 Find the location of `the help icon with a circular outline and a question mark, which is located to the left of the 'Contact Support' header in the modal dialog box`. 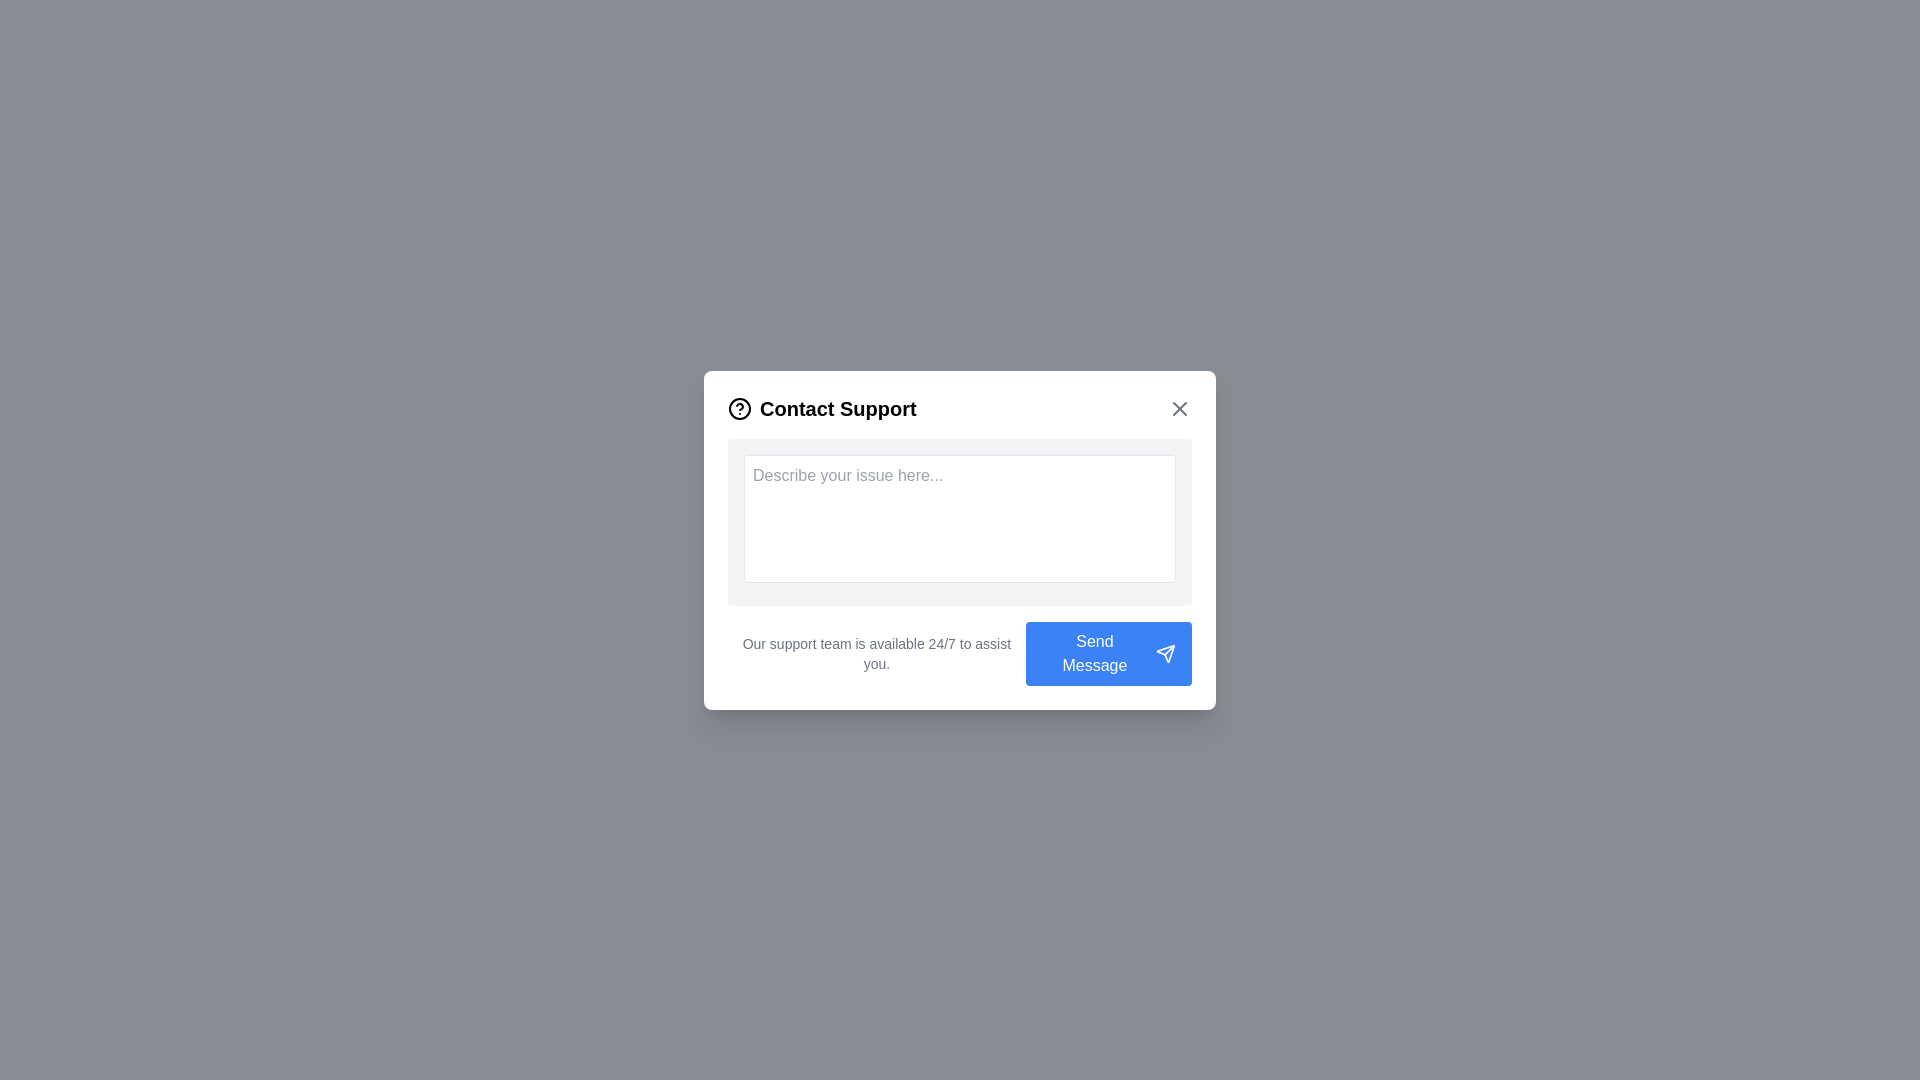

the help icon with a circular outline and a question mark, which is located to the left of the 'Contact Support' header in the modal dialog box is located at coordinates (738, 407).